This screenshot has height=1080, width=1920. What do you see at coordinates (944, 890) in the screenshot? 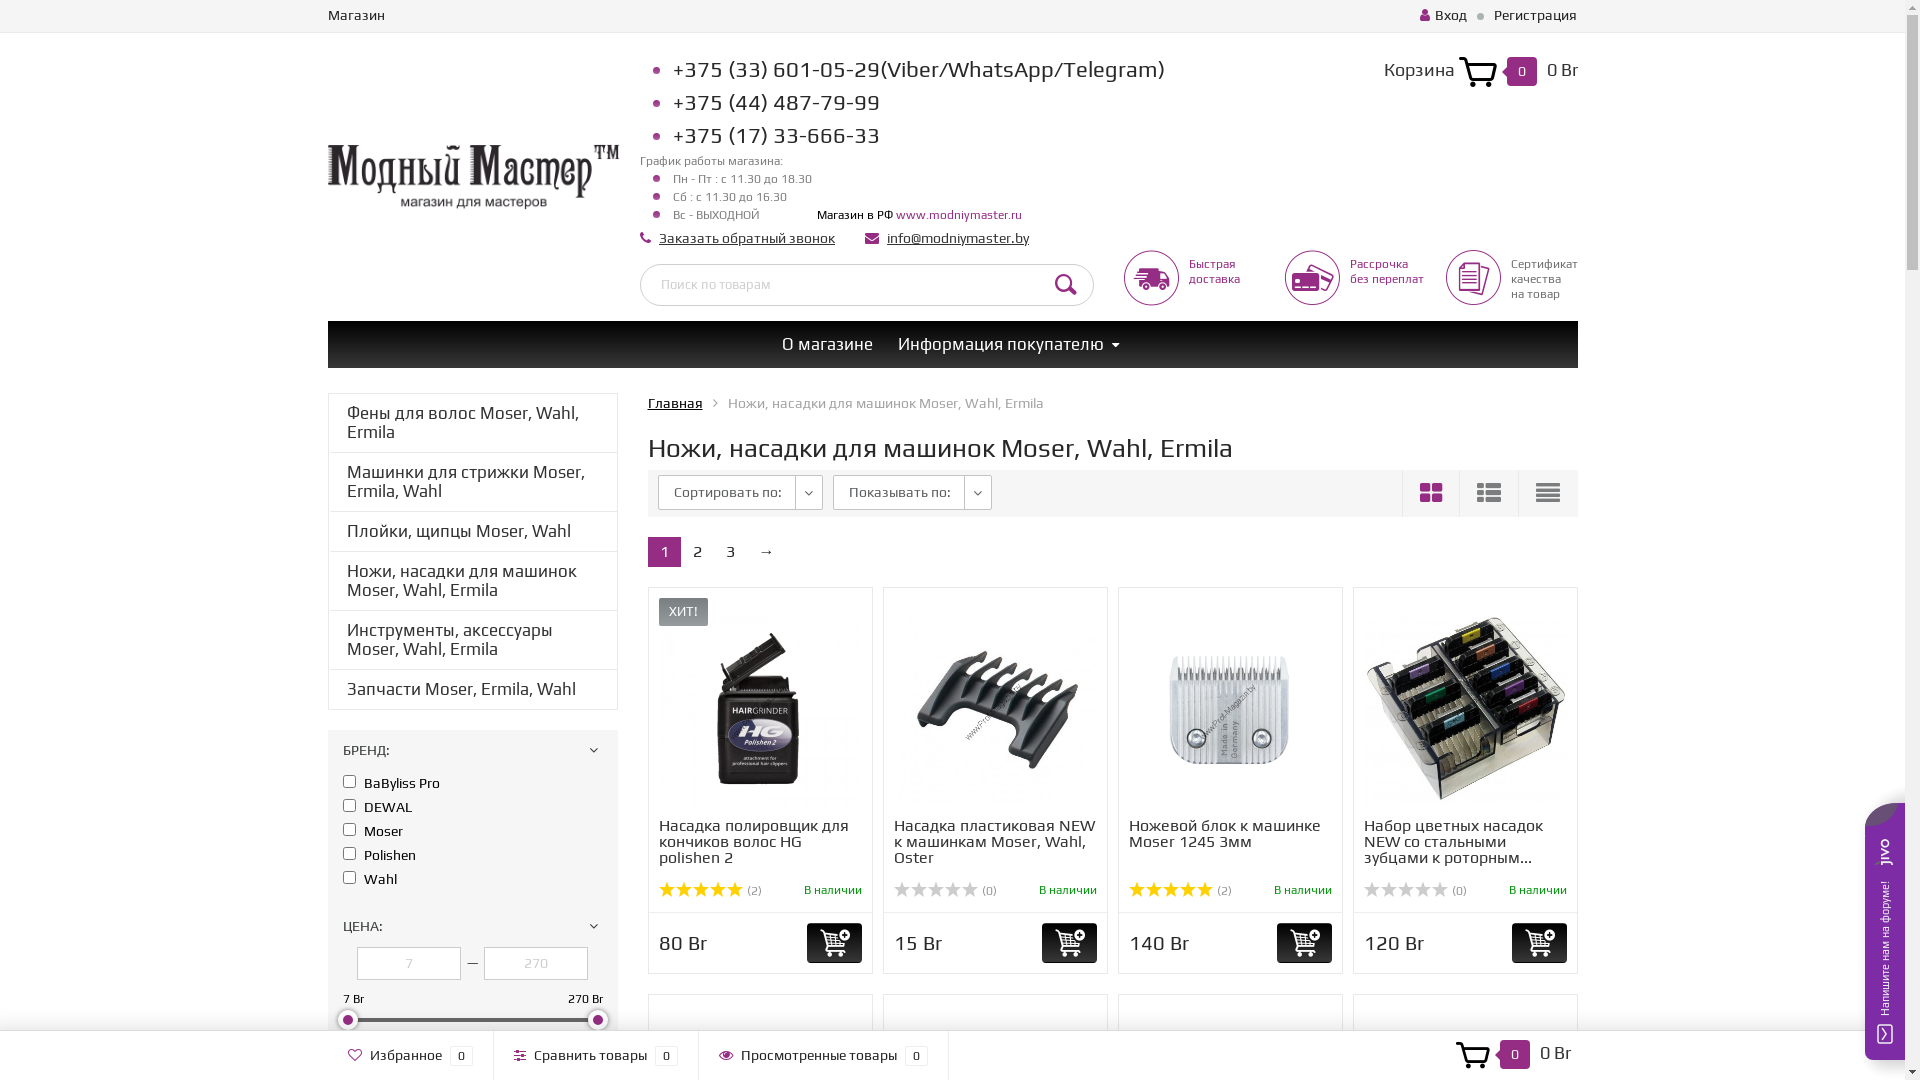
I see `'(0)'` at bounding box center [944, 890].